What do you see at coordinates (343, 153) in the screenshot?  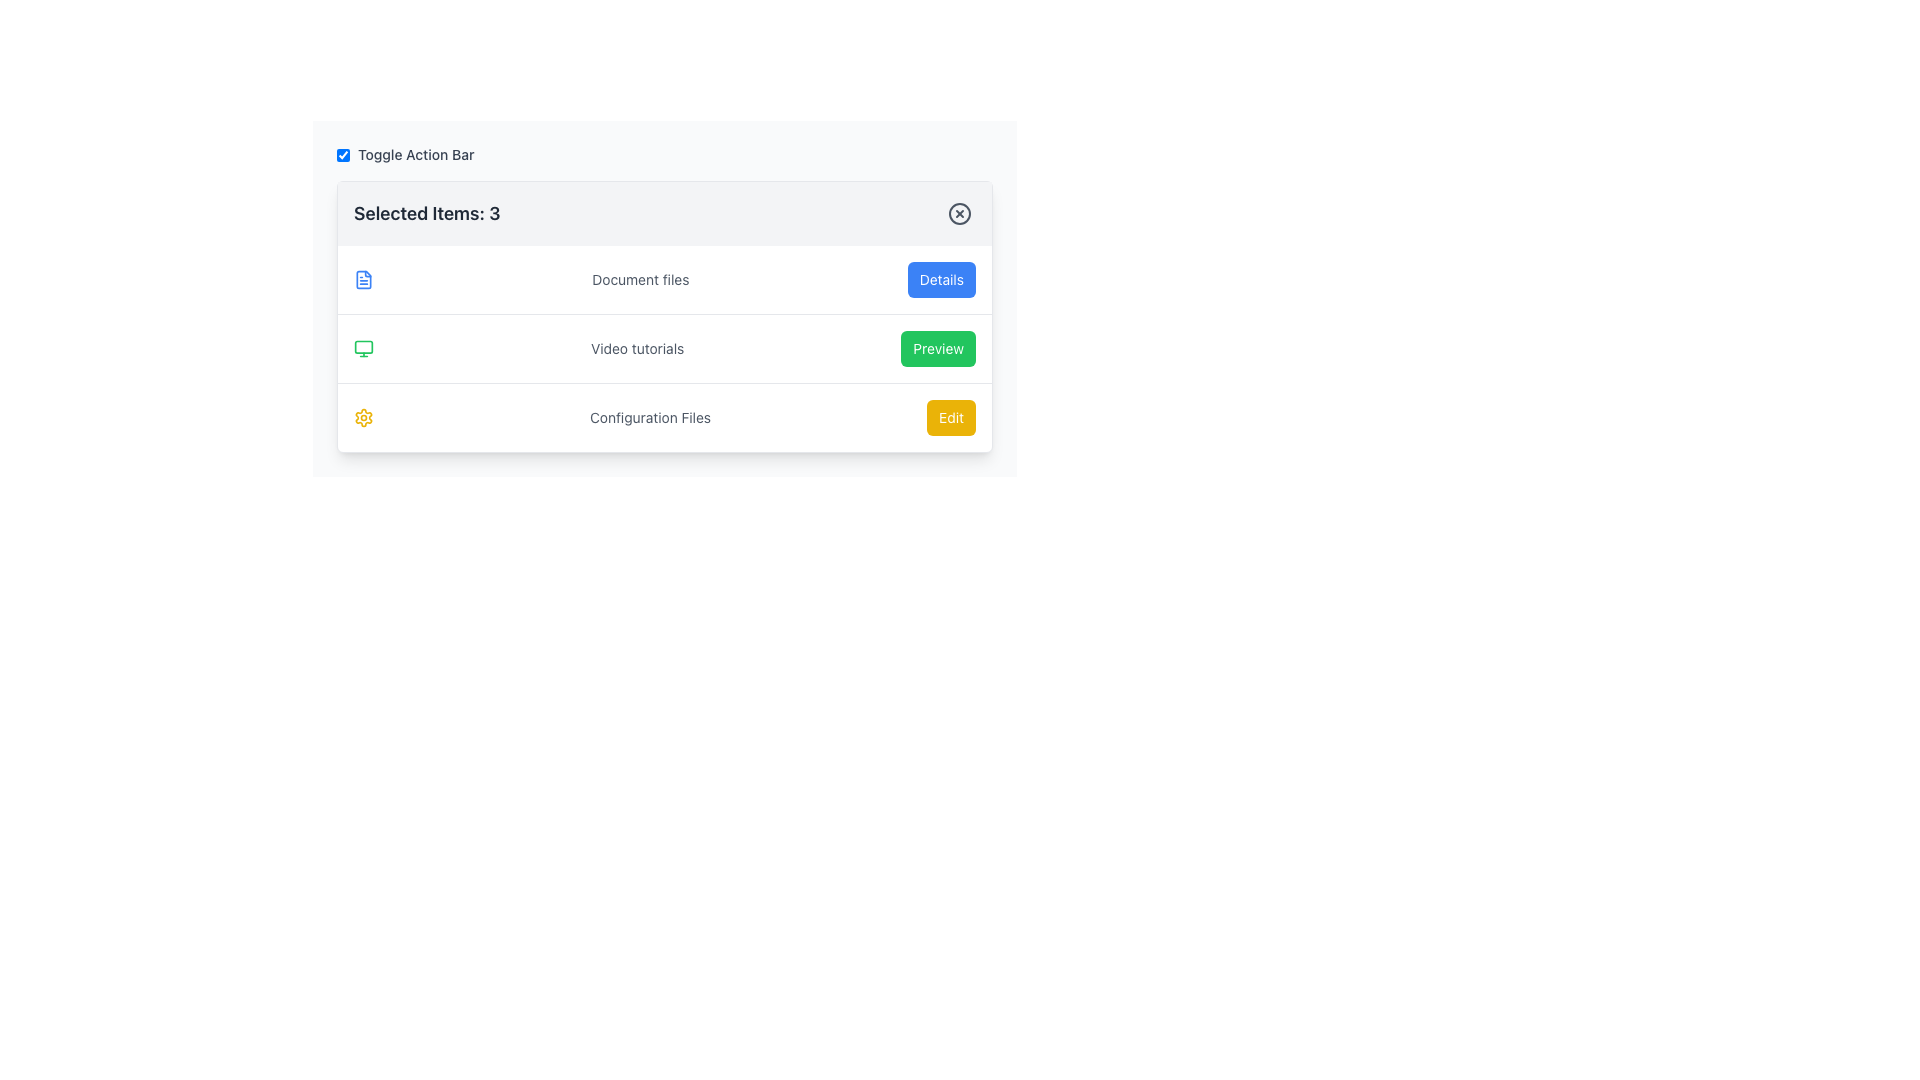 I see `the checkbox located next to the label 'Toggle Action Bar' to change its appearance` at bounding box center [343, 153].